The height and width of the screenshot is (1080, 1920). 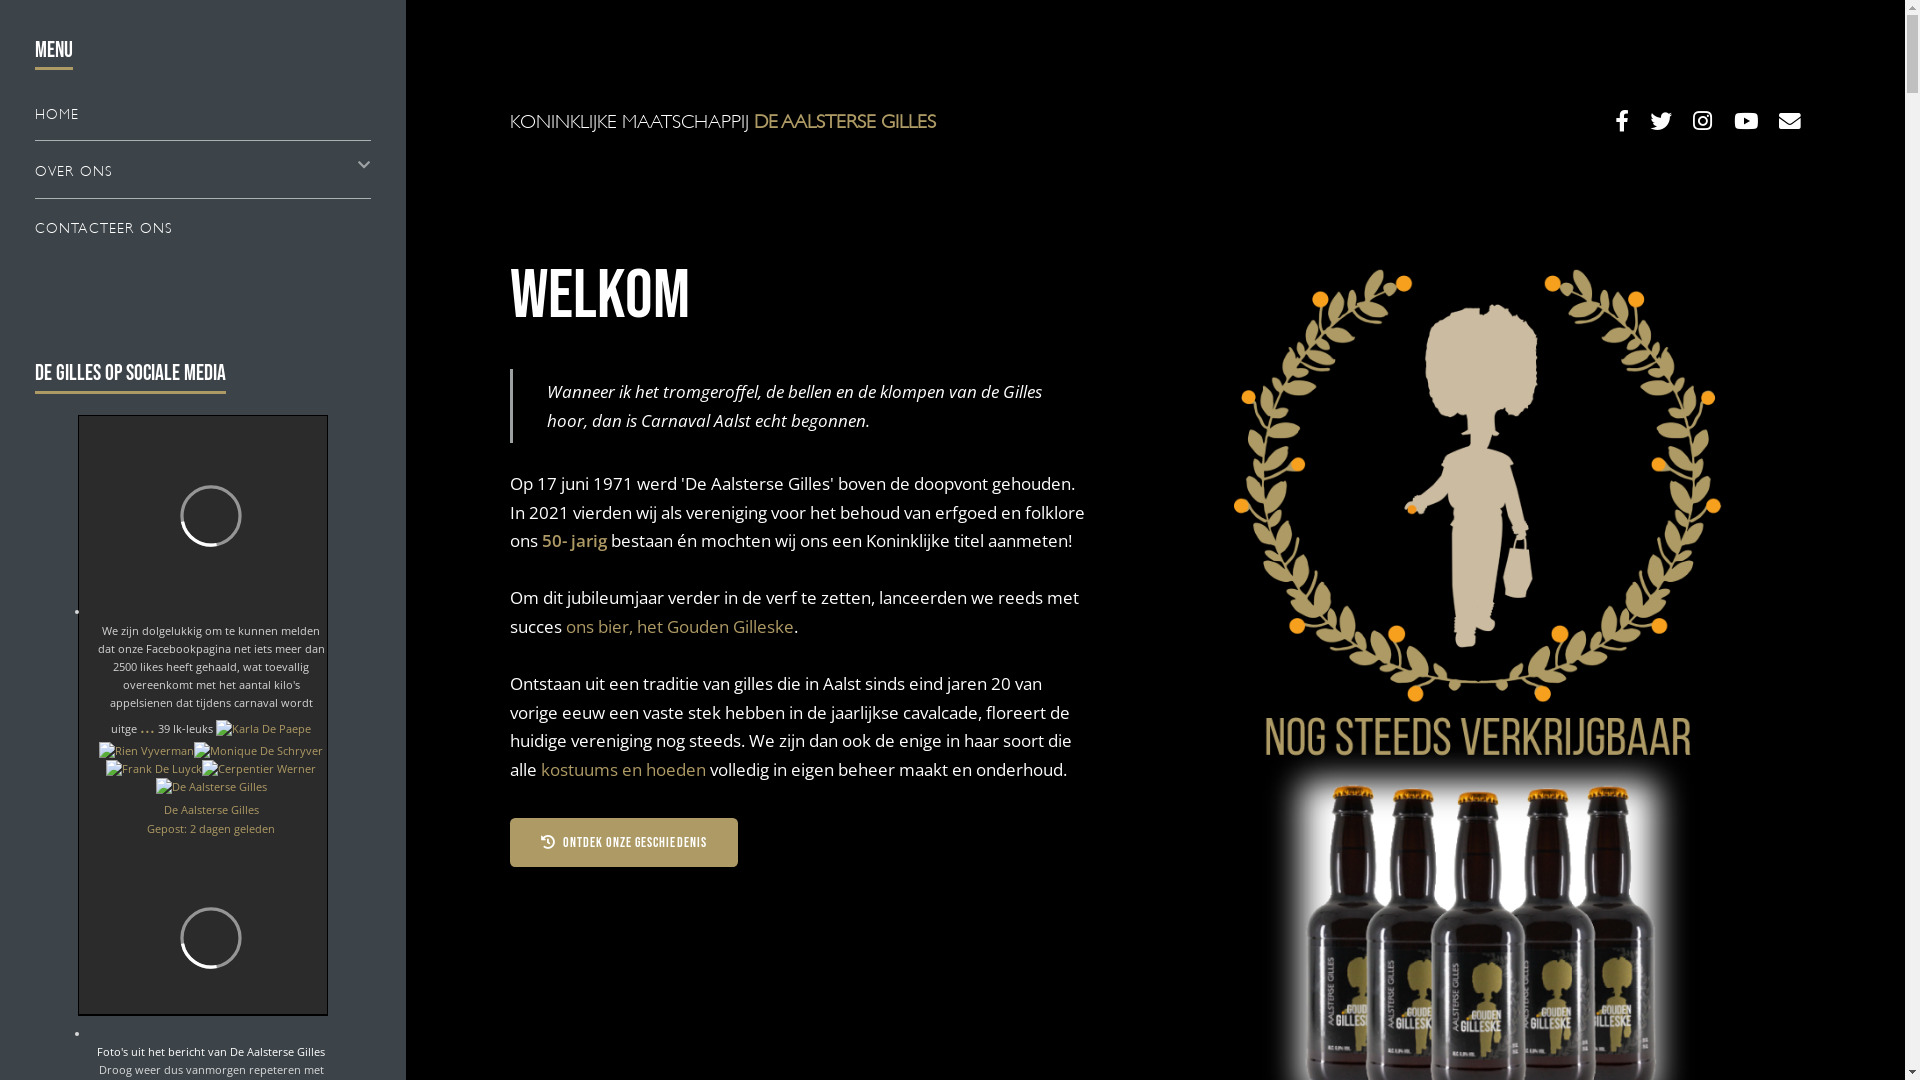 I want to click on 'Monique De Schryver', so click(x=257, y=751).